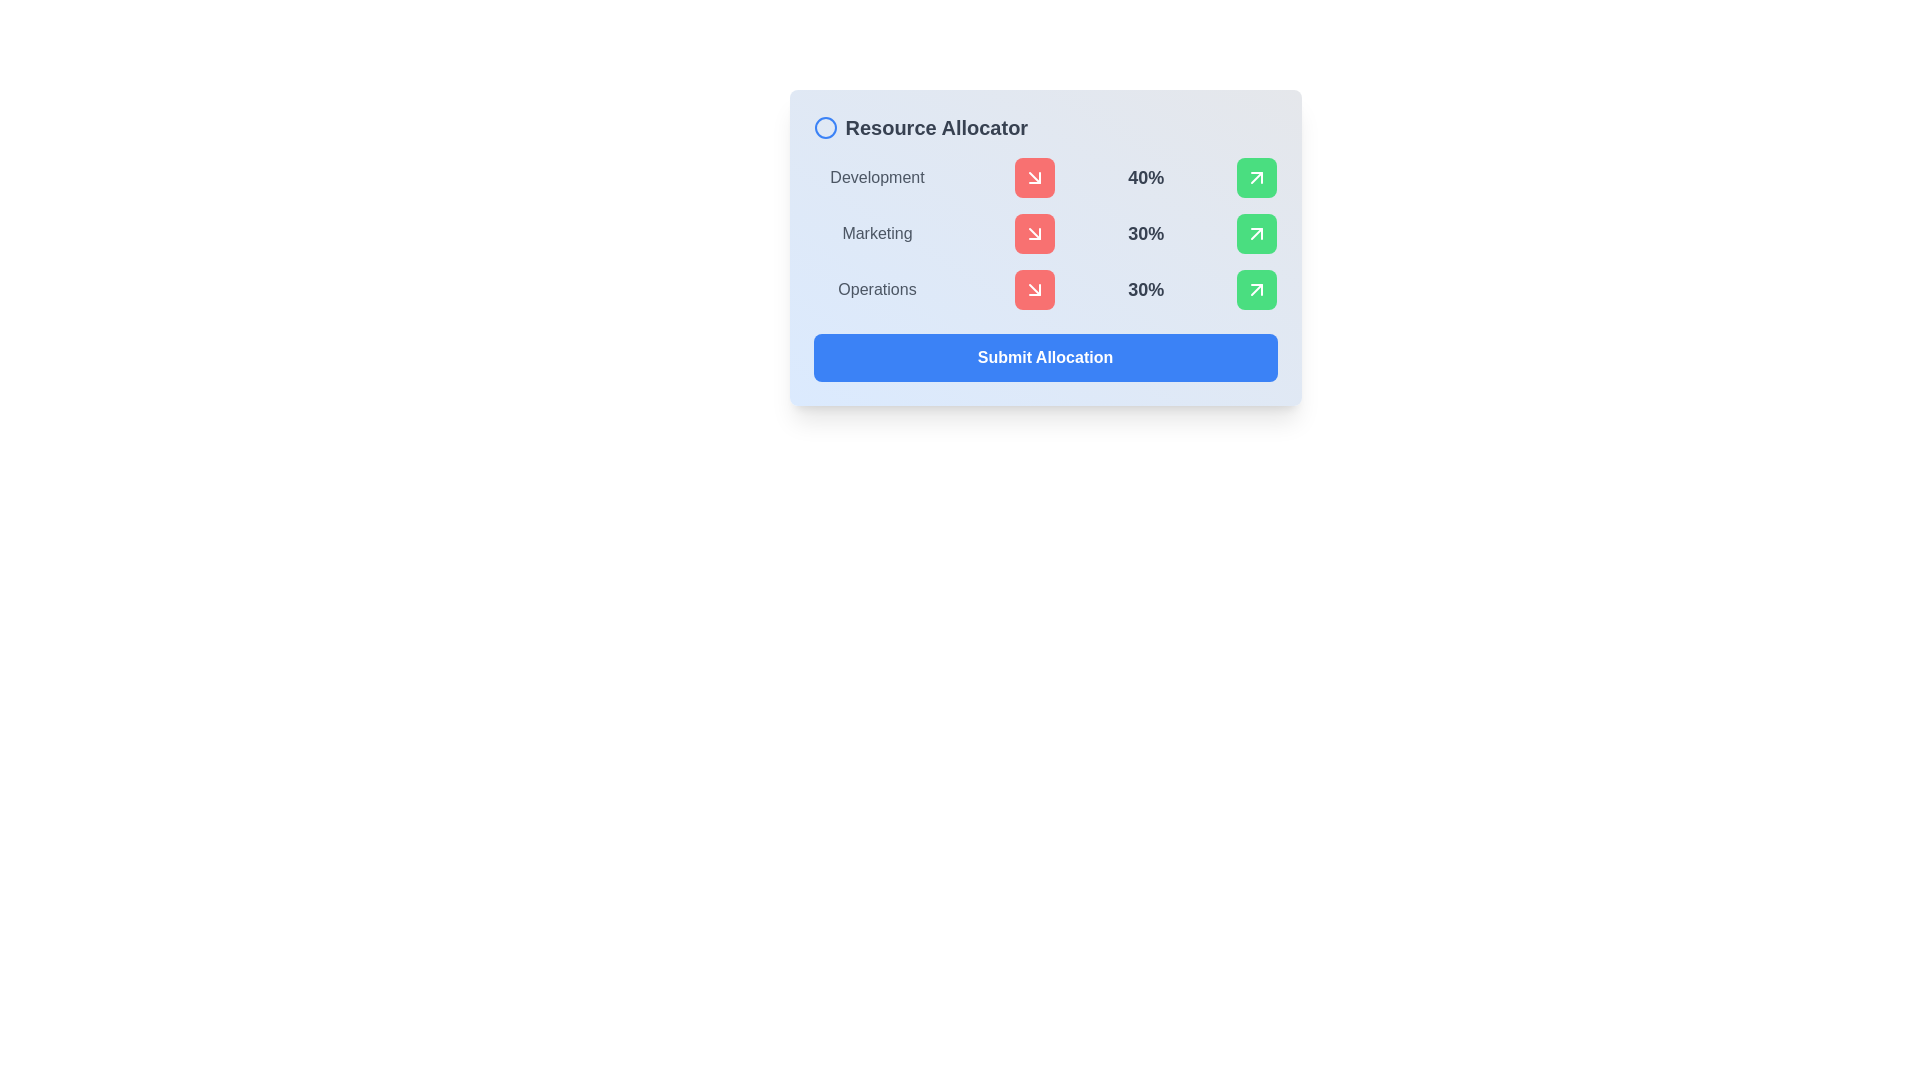 This screenshot has width=1920, height=1080. I want to click on the static text element displaying '40%' which is bold, large, and gray, positioned between an arrow-down icon and an arrow-up icon in the Development row of the card layout, so click(1146, 176).